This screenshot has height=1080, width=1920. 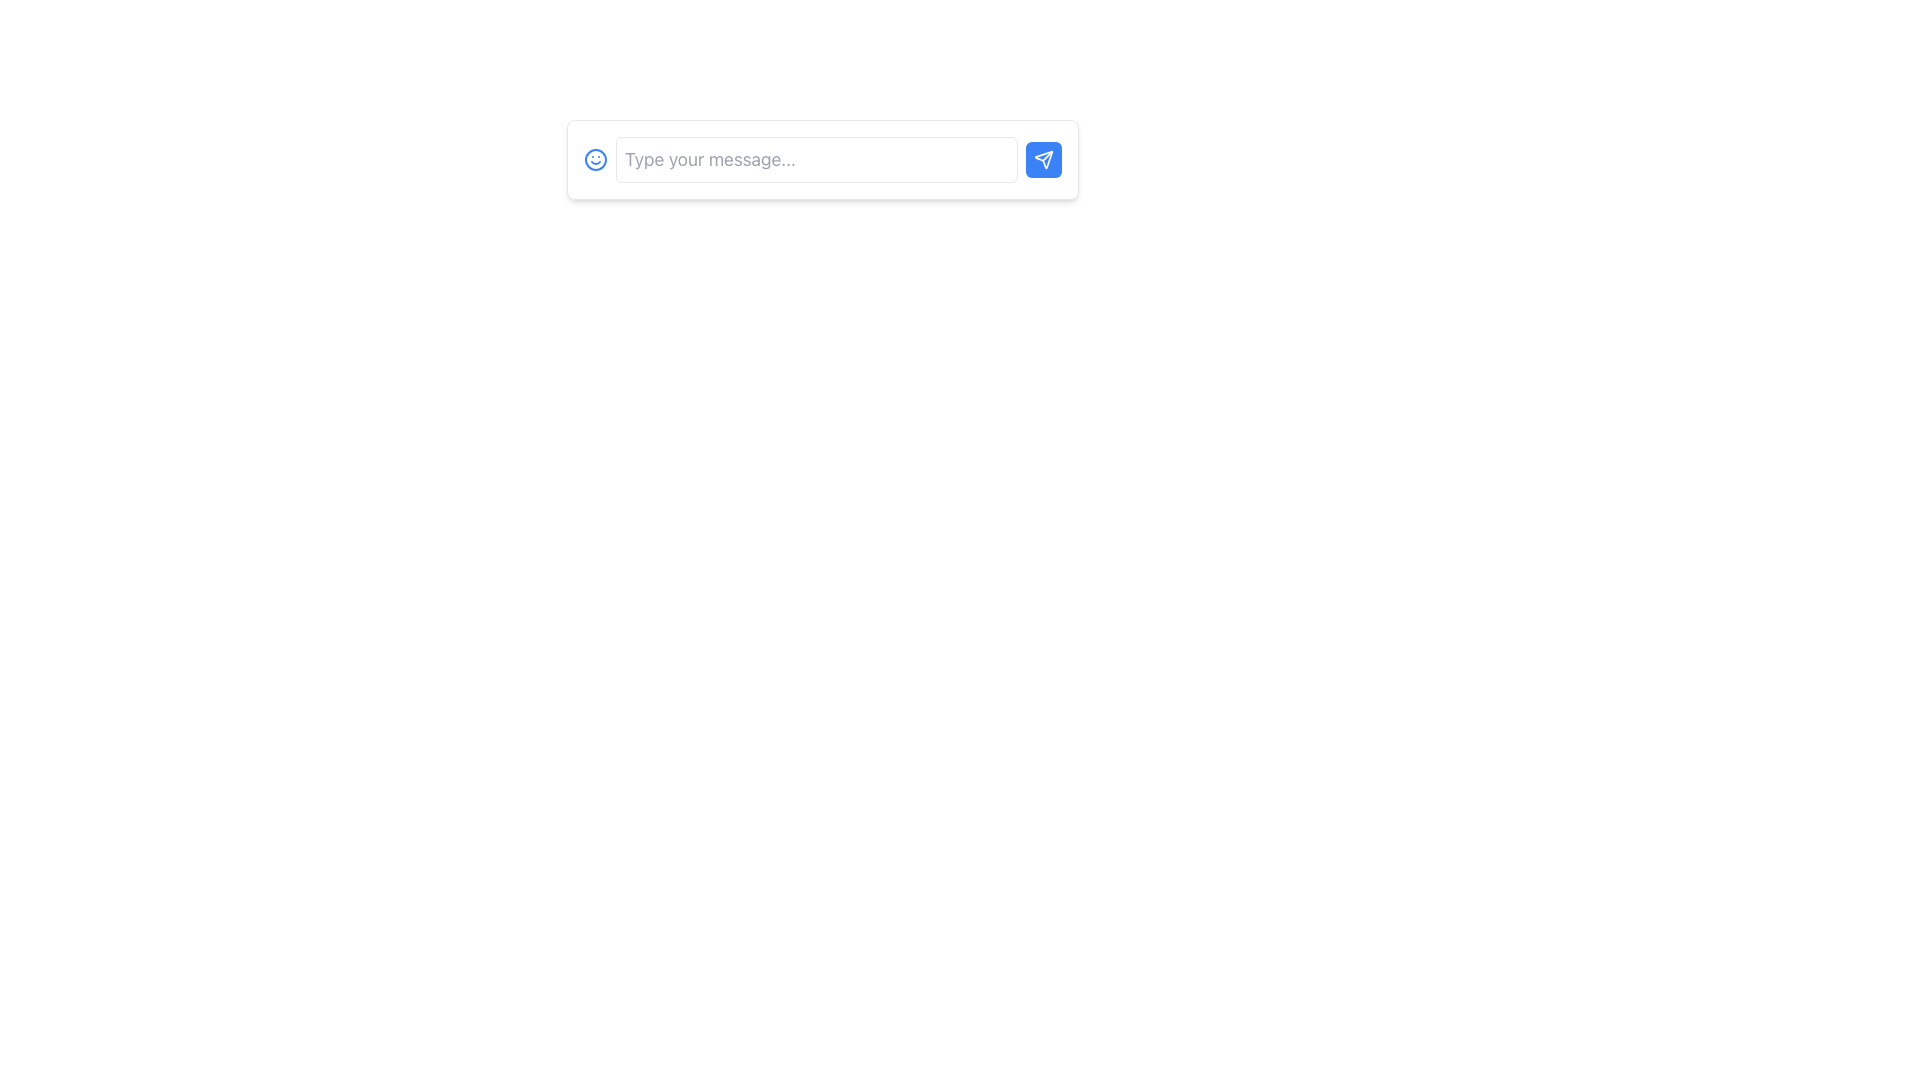 What do you see at coordinates (1042, 158) in the screenshot?
I see `the blue button with a white paper airplane icon to observe its hover effect` at bounding box center [1042, 158].